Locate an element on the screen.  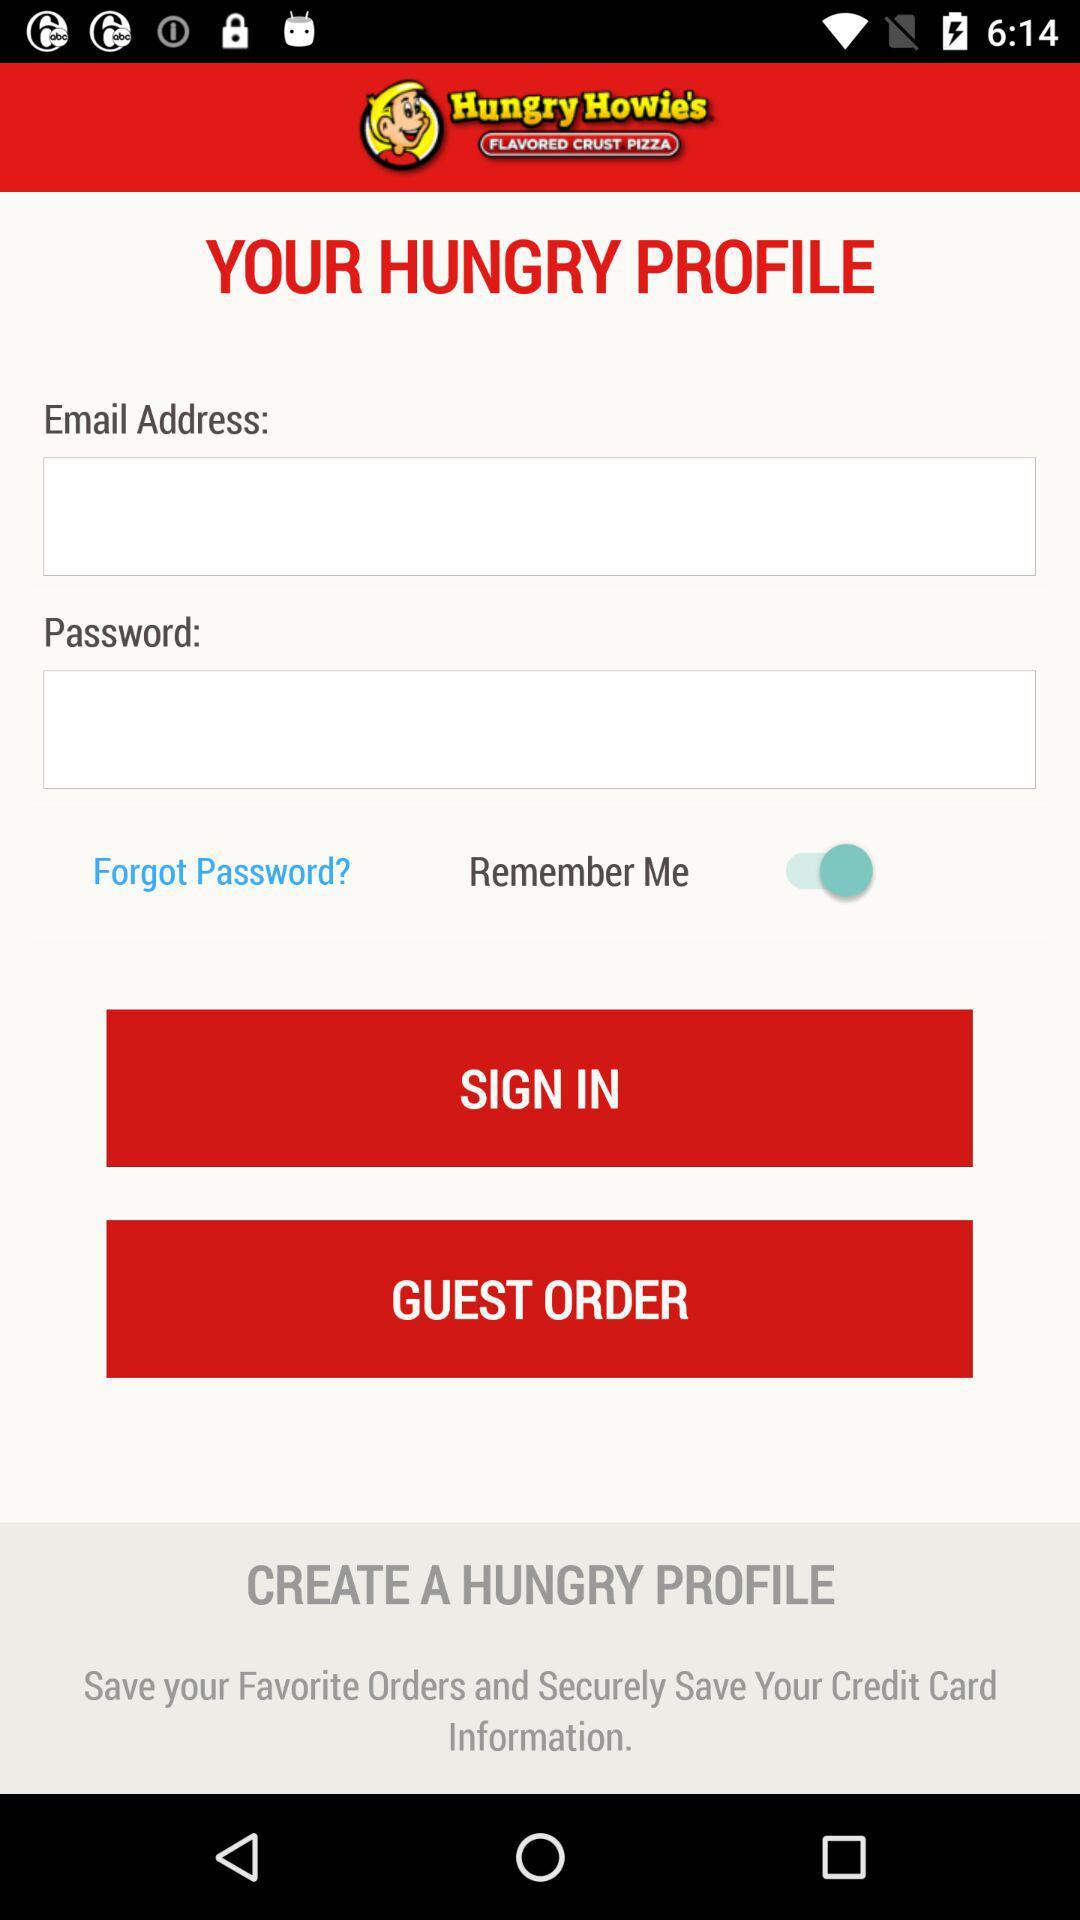
remember login option is located at coordinates (819, 870).